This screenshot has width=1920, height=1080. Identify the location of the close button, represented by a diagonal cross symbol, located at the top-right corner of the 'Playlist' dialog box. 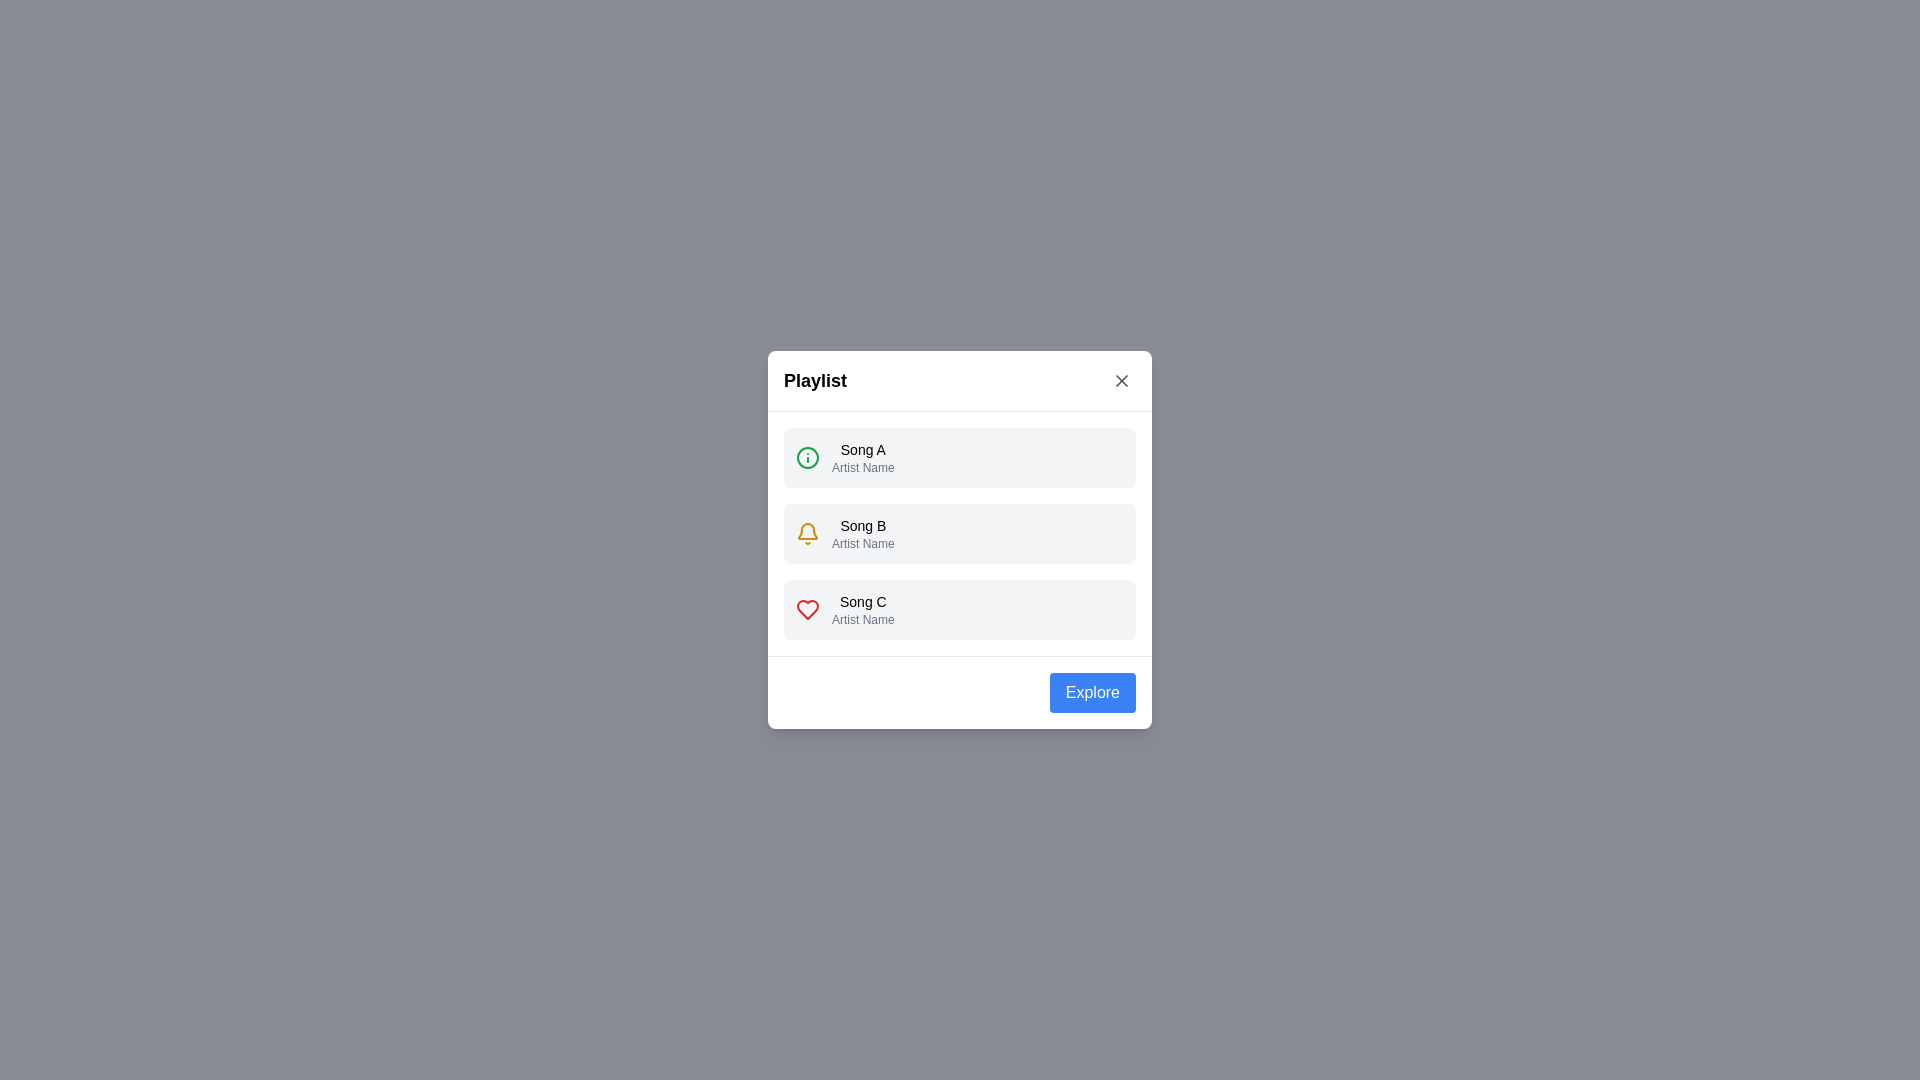
(1122, 381).